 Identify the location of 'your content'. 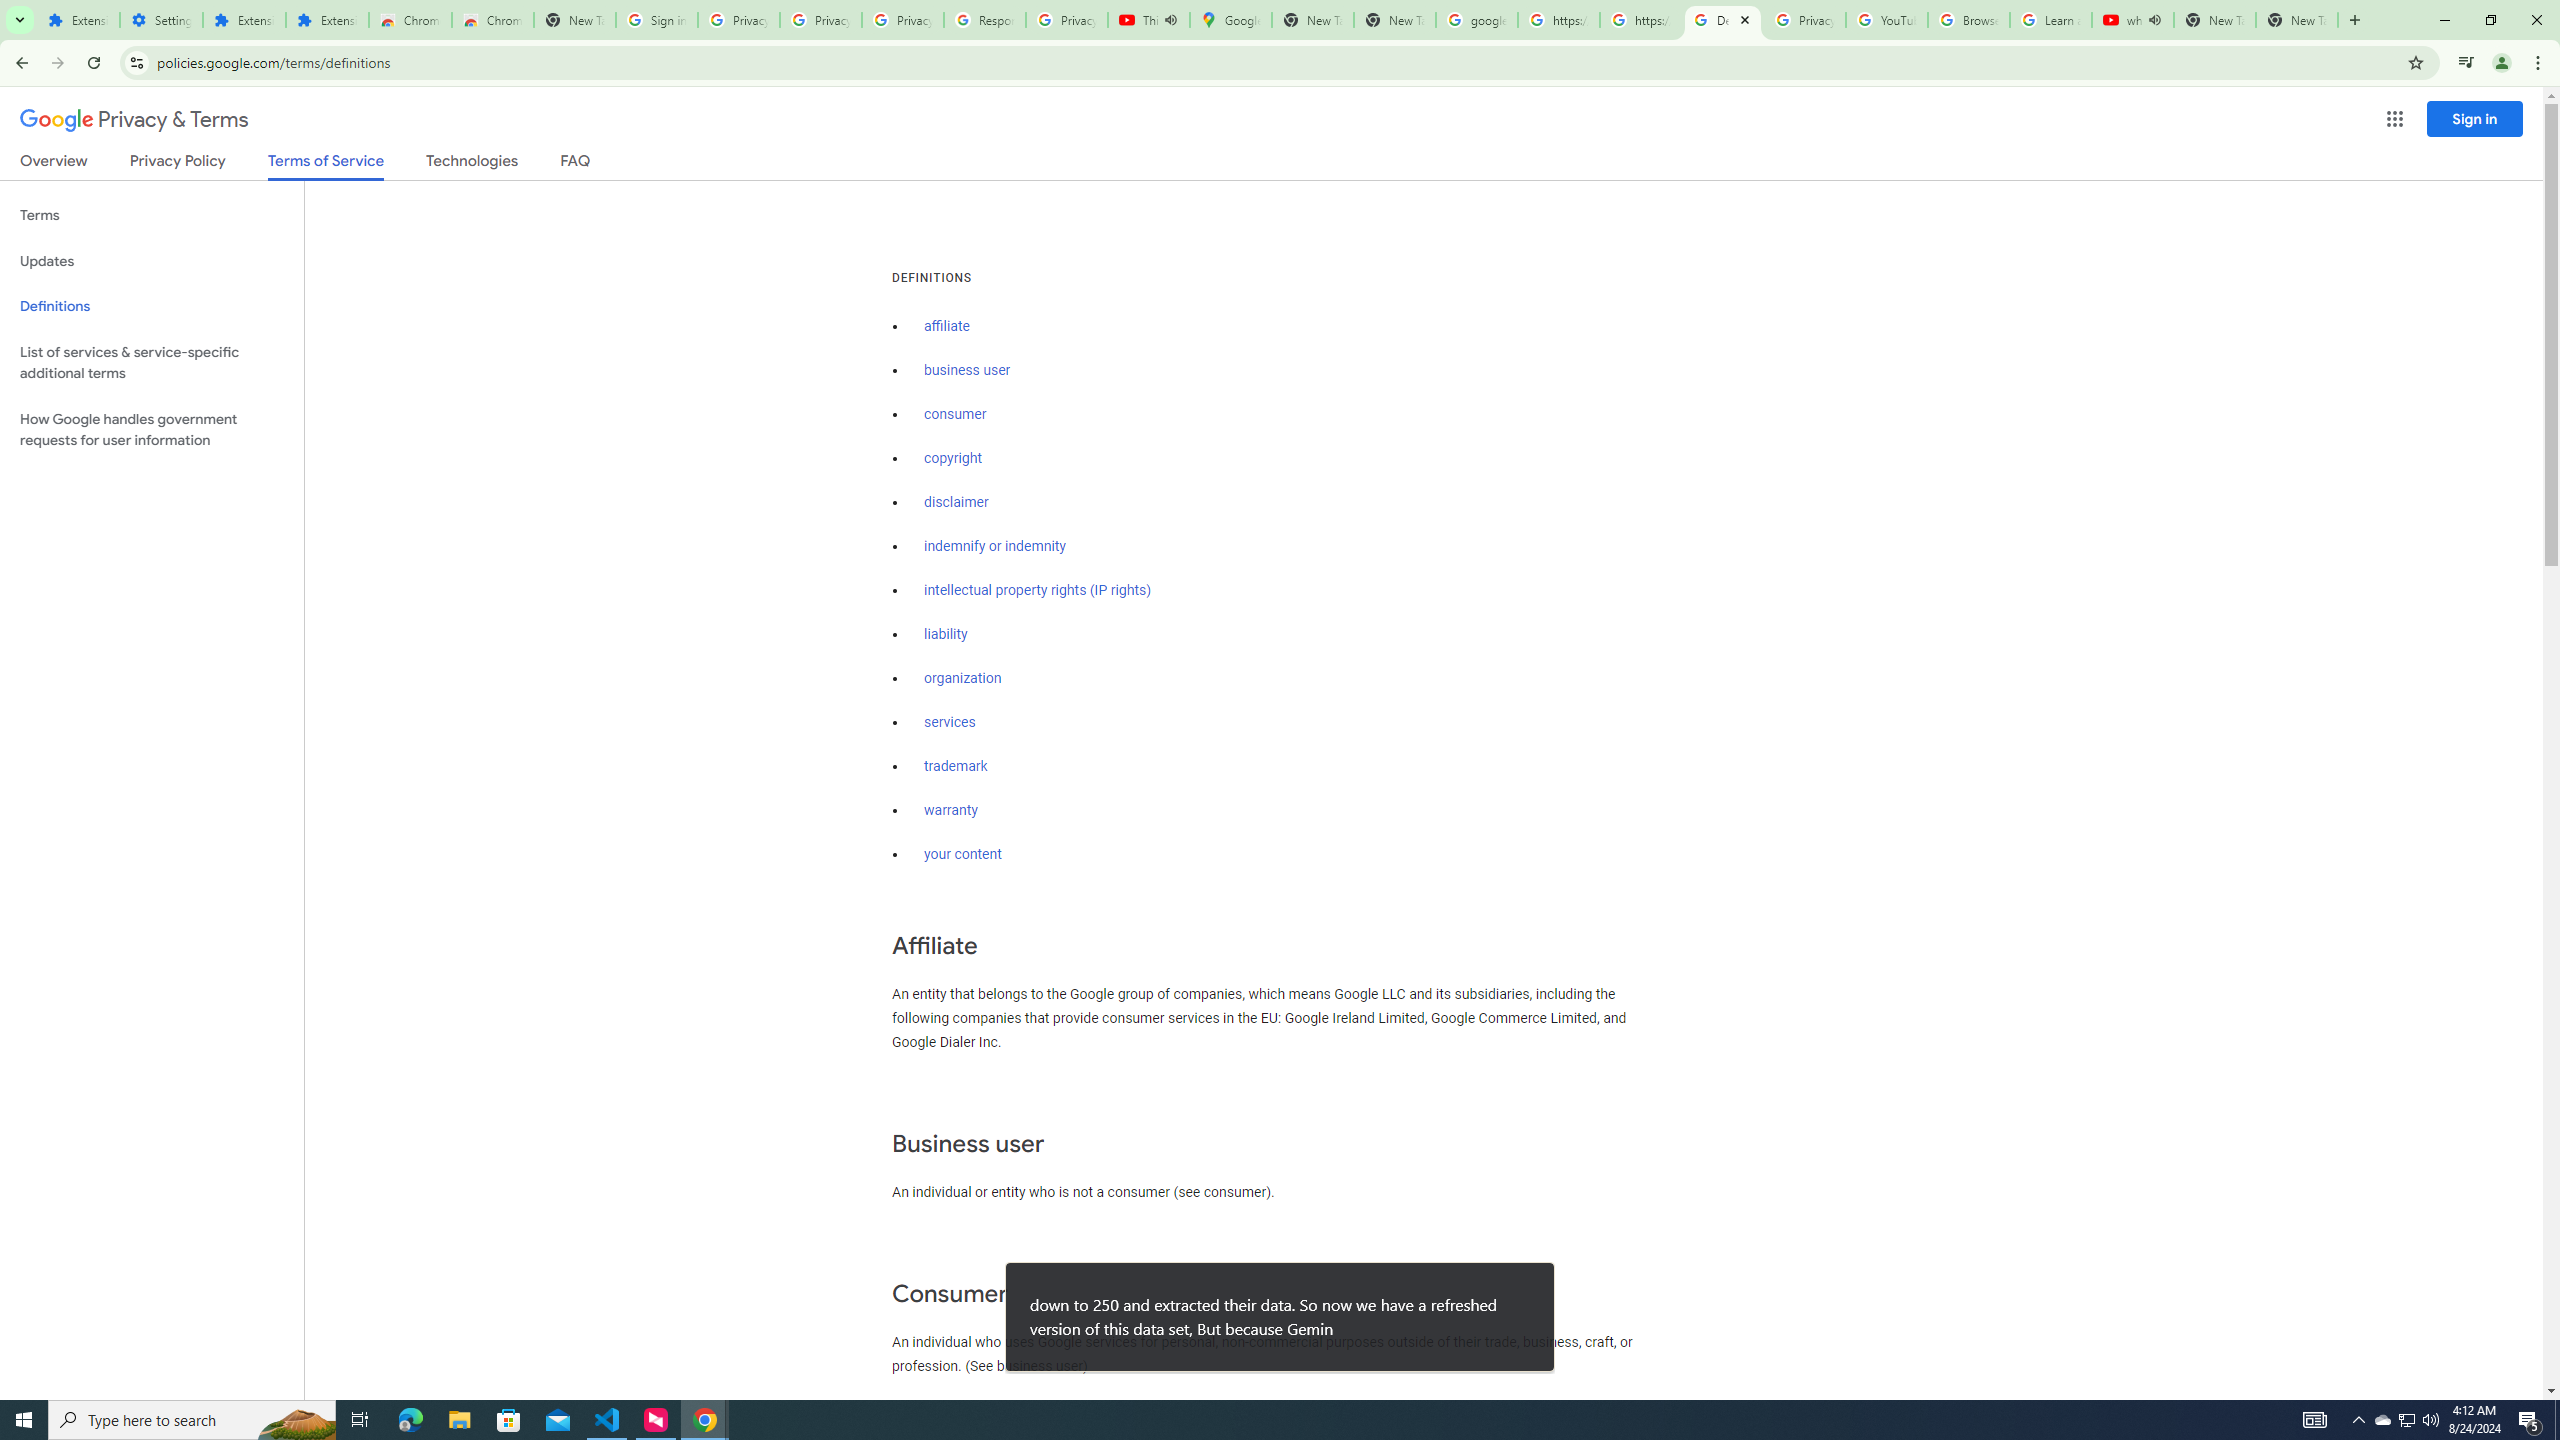
(962, 854).